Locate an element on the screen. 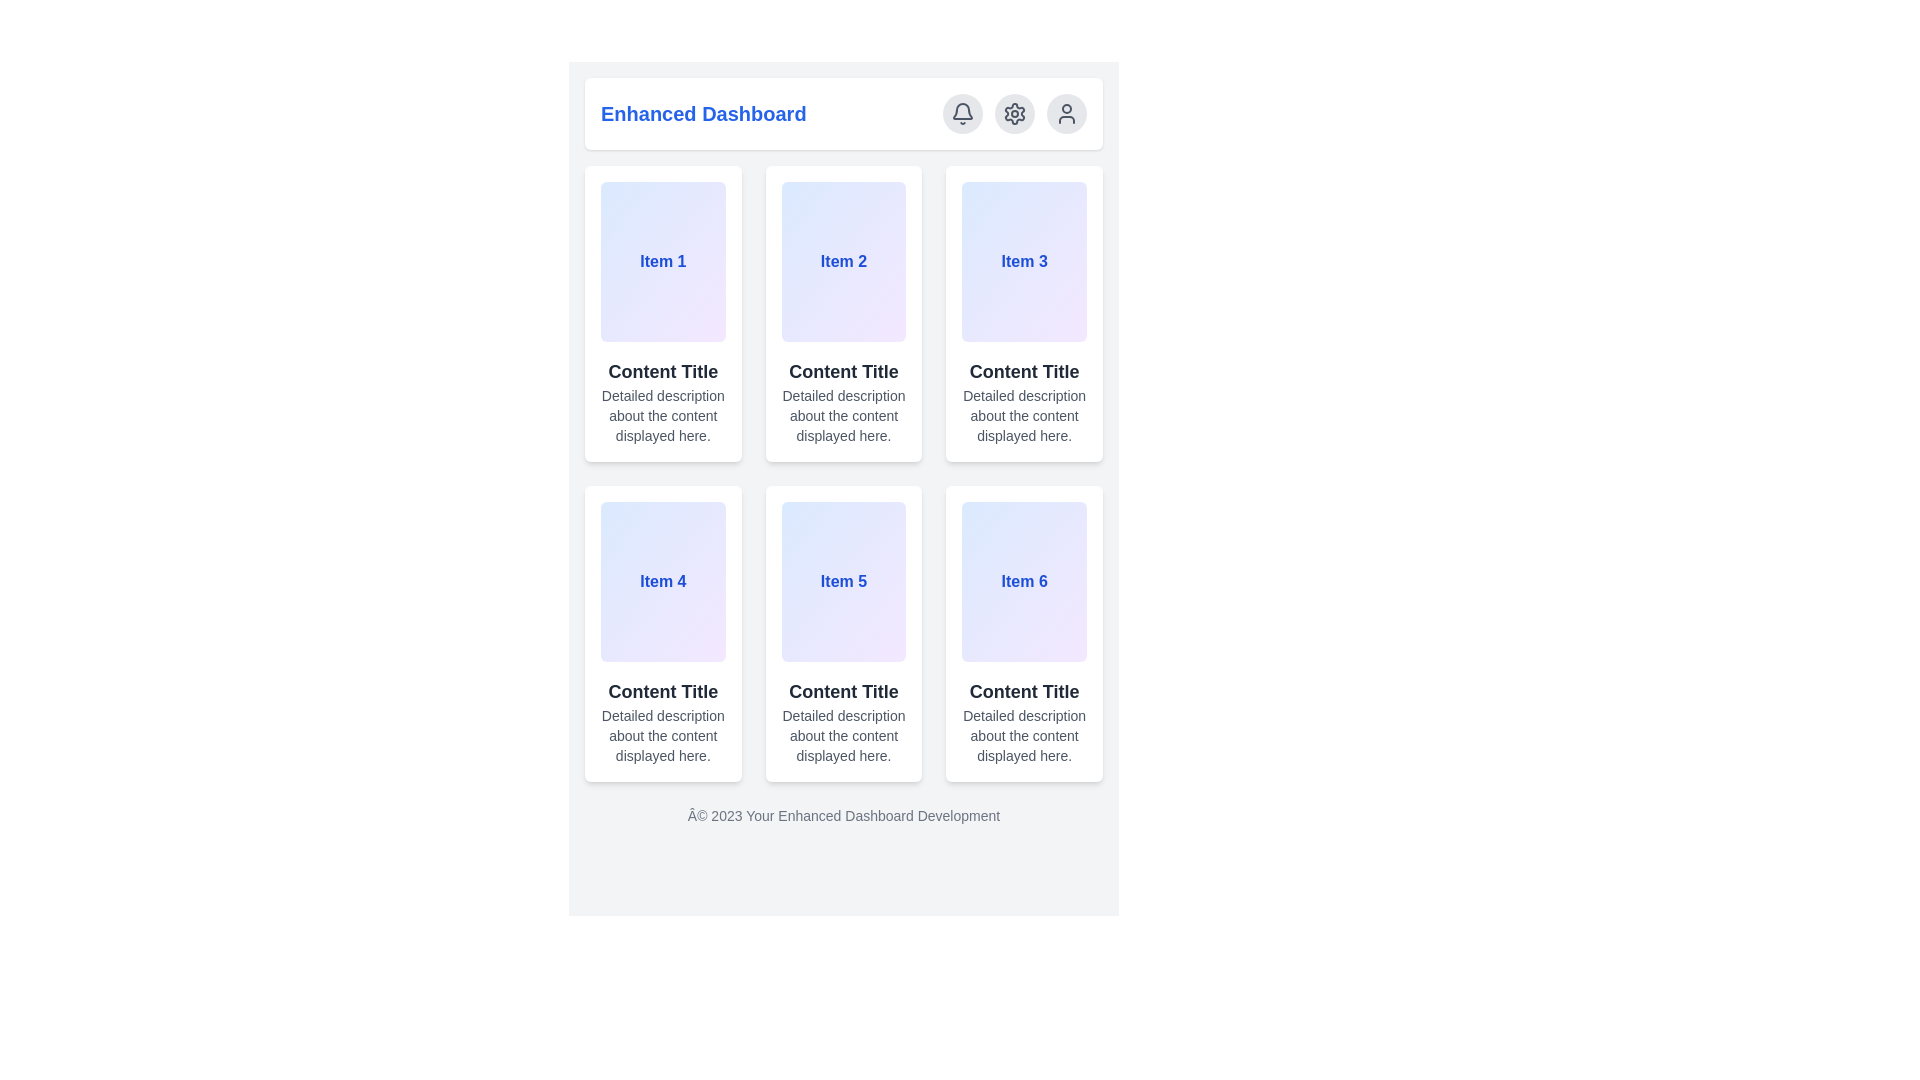 The image size is (1920, 1080). the text label located at the bottom of the third card in the top-right corner of the grid layout, which provides a detailed description of the card's content is located at coordinates (1024, 415).